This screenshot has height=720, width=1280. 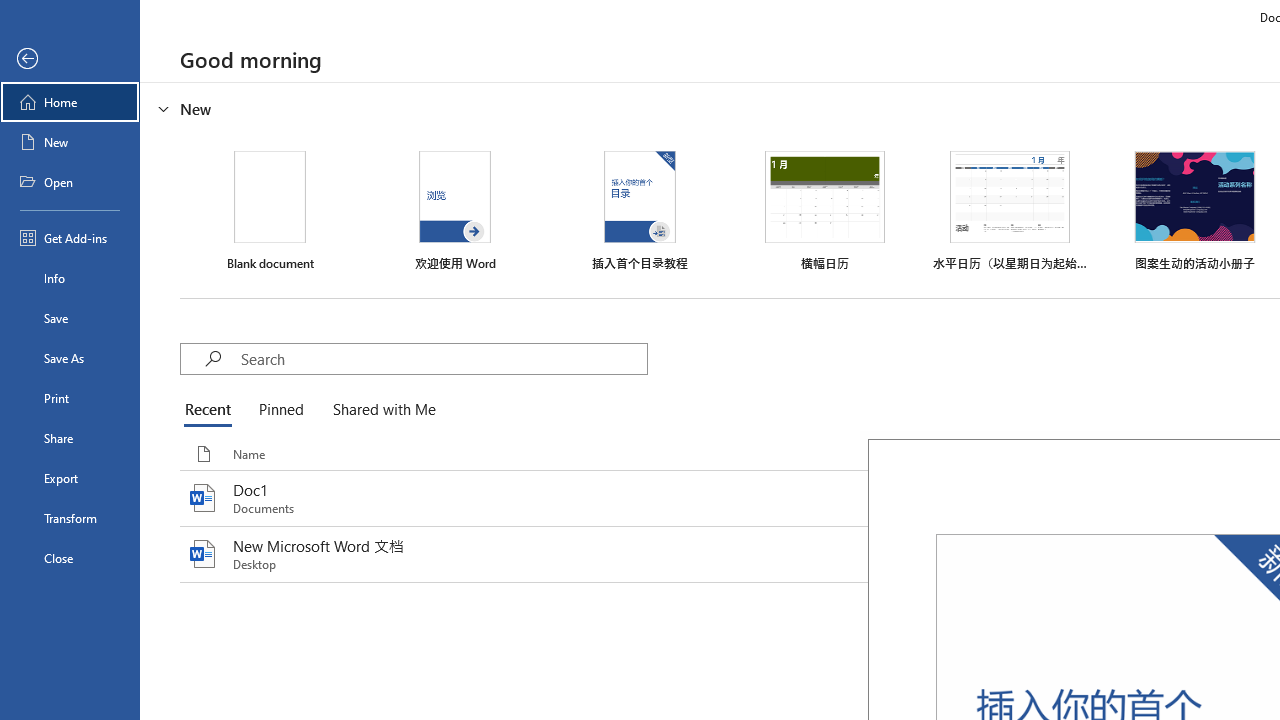 What do you see at coordinates (69, 236) in the screenshot?
I see `'Get Add-ins'` at bounding box center [69, 236].